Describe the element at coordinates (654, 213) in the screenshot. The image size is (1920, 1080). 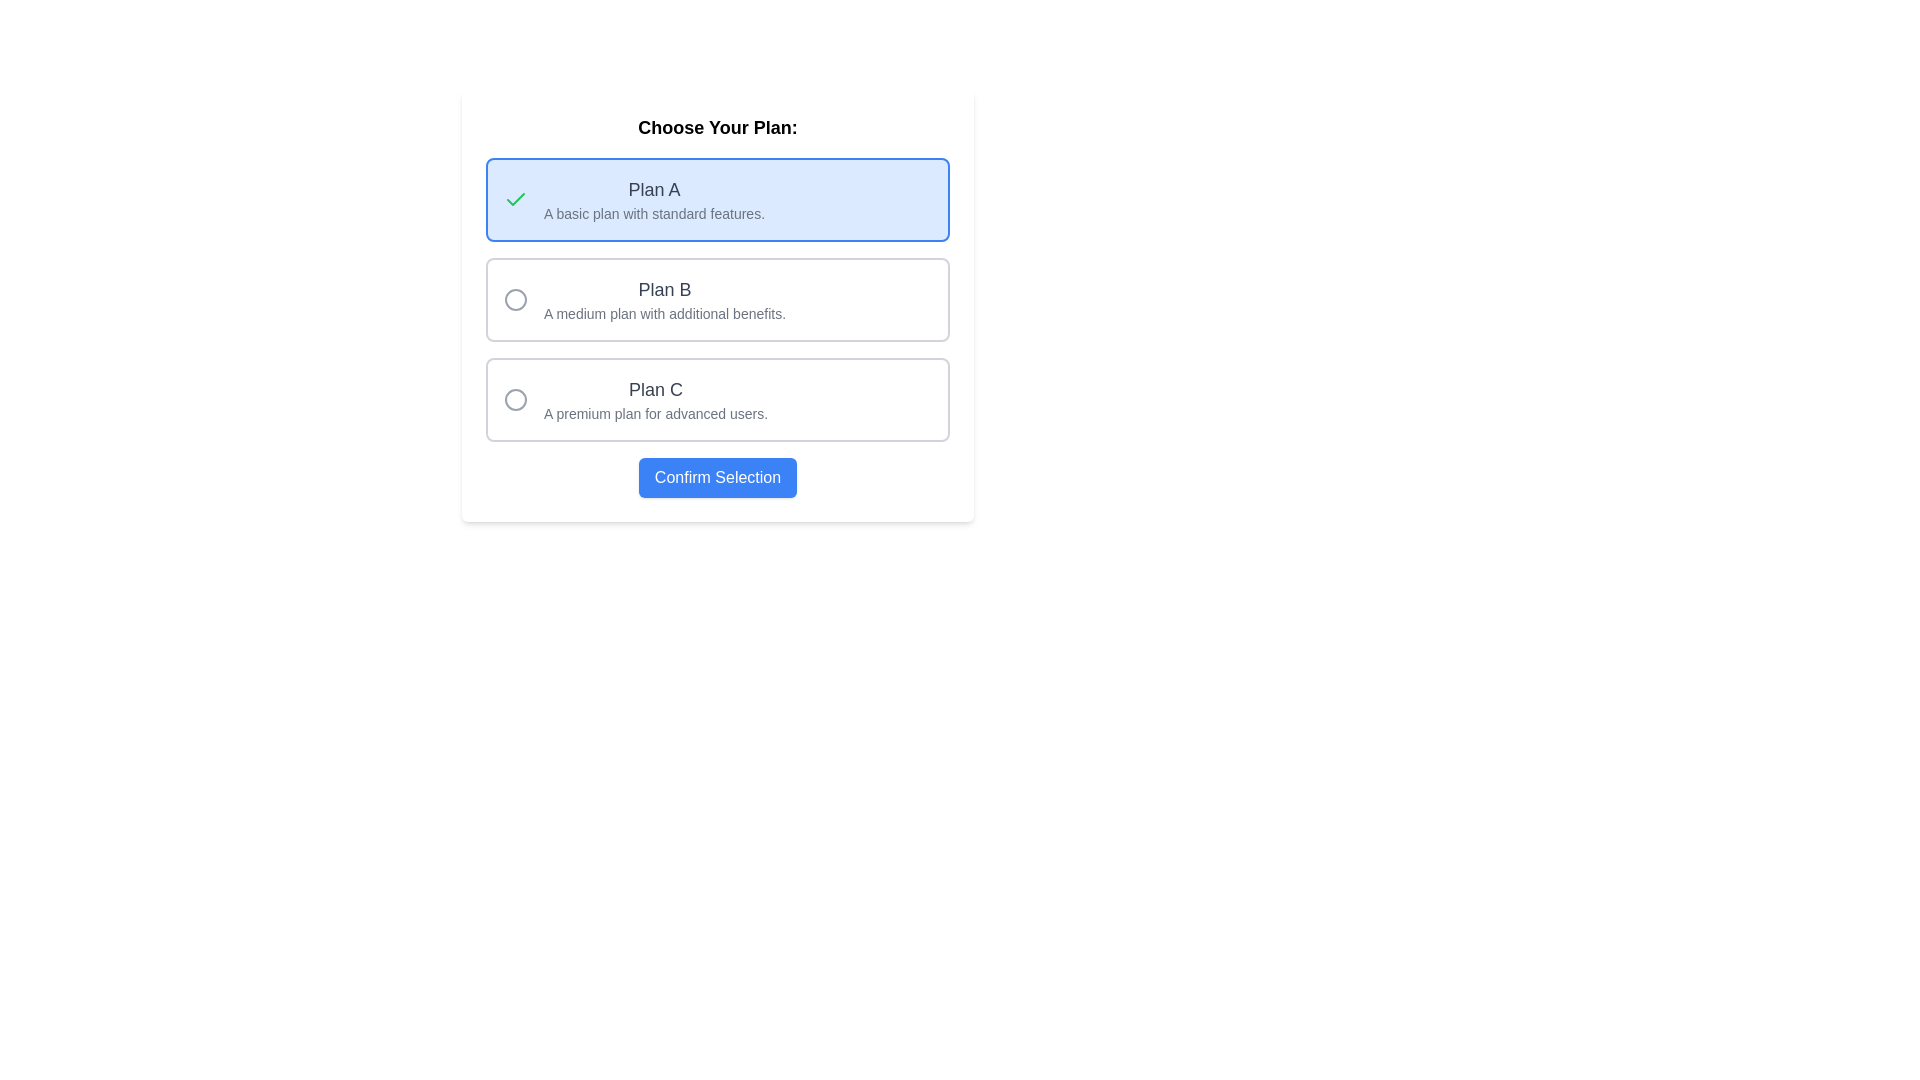
I see `text content of the gray text label that states 'A basic plan with standard features.' located below the title 'Plan A' within its card` at that location.